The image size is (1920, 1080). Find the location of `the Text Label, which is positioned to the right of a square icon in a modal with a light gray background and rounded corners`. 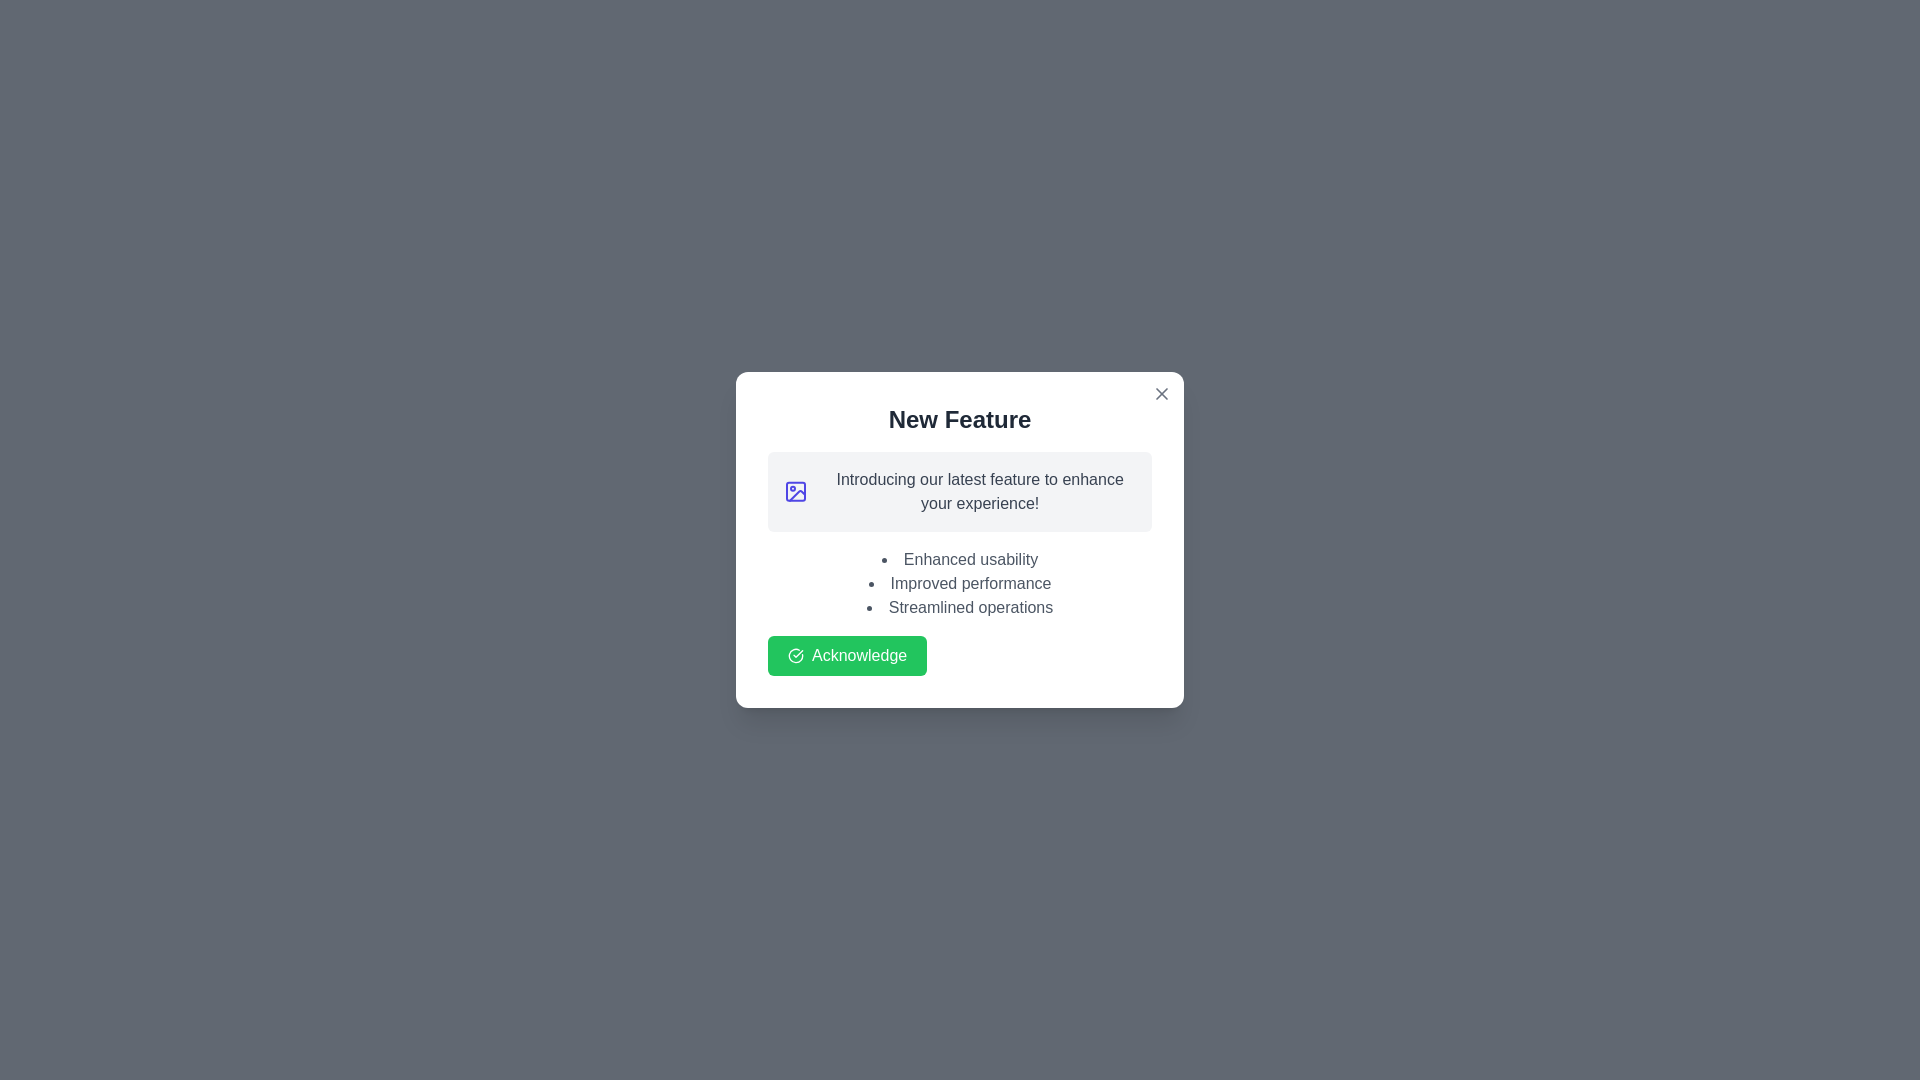

the Text Label, which is positioned to the right of a square icon in a modal with a light gray background and rounded corners is located at coordinates (980, 492).